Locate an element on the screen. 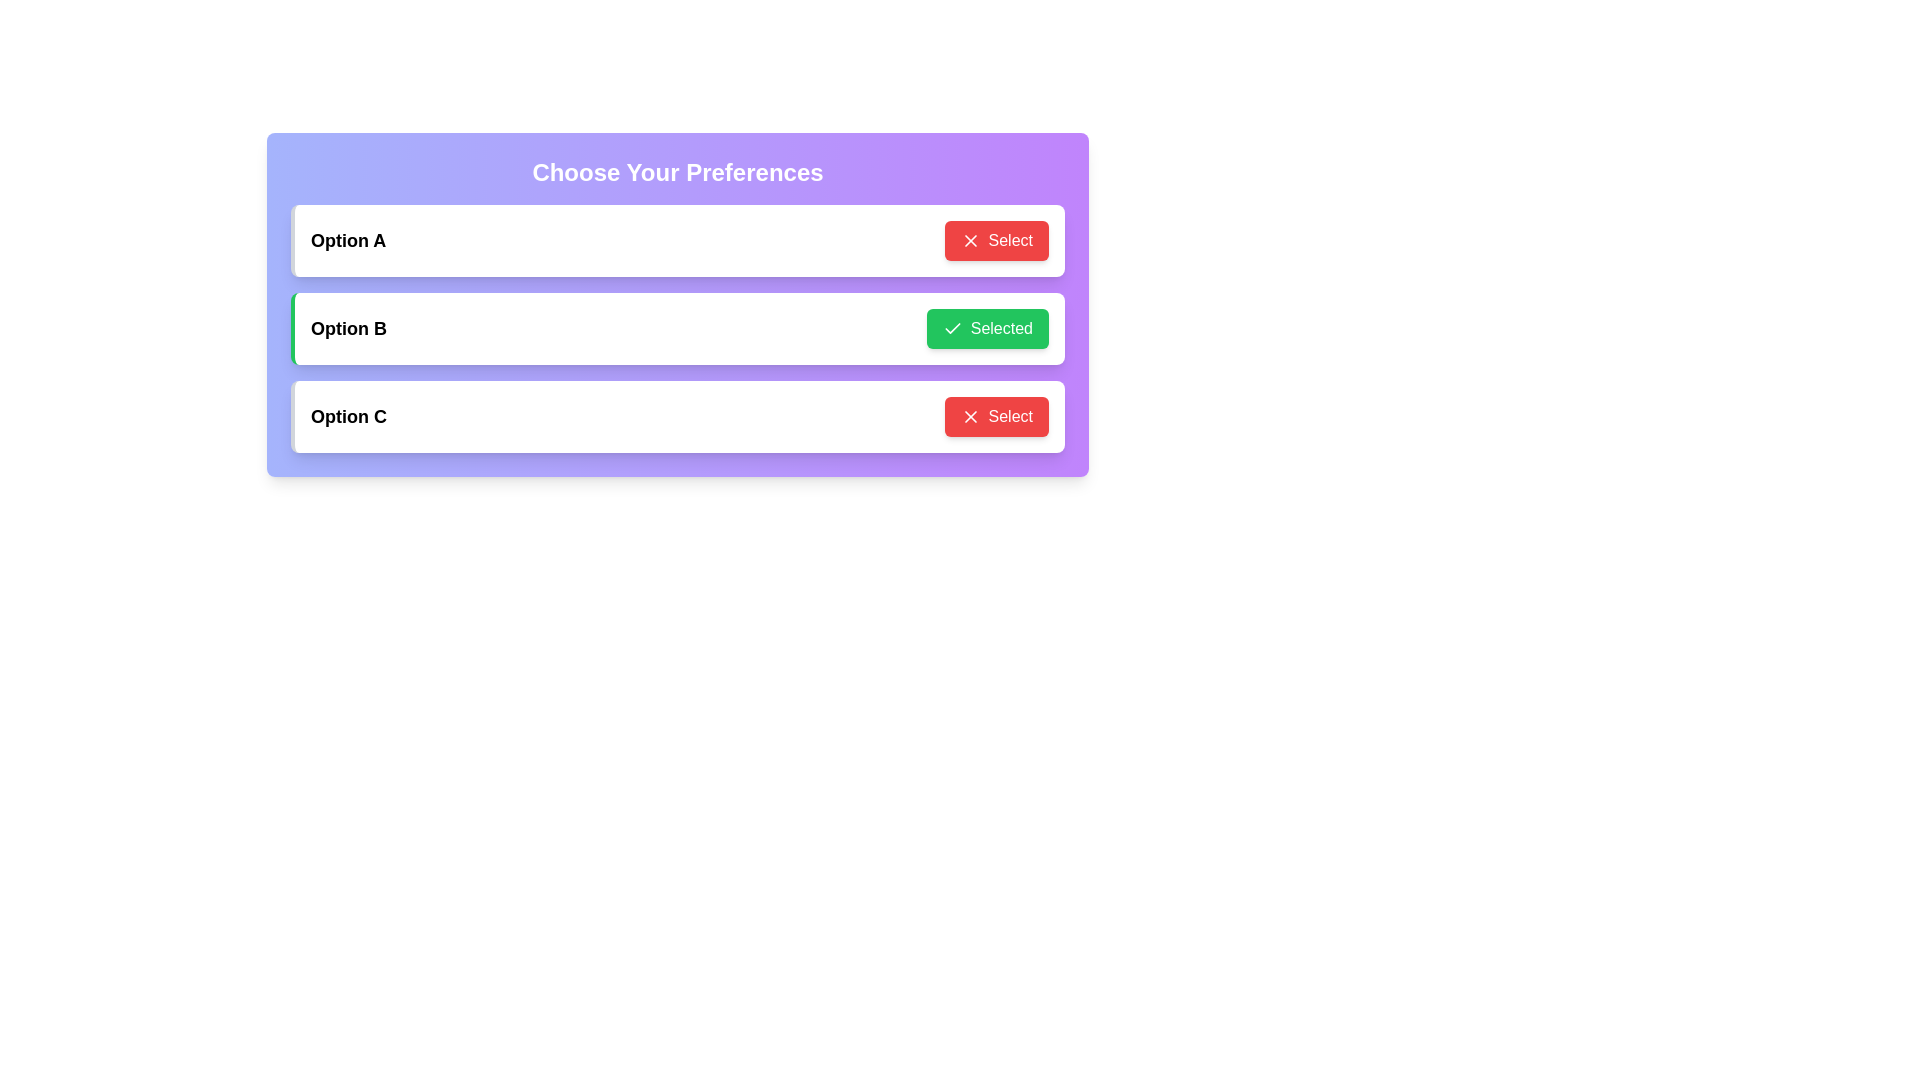 The image size is (1920, 1080). the button corresponding to Option A to observe the hover animation is located at coordinates (996, 239).